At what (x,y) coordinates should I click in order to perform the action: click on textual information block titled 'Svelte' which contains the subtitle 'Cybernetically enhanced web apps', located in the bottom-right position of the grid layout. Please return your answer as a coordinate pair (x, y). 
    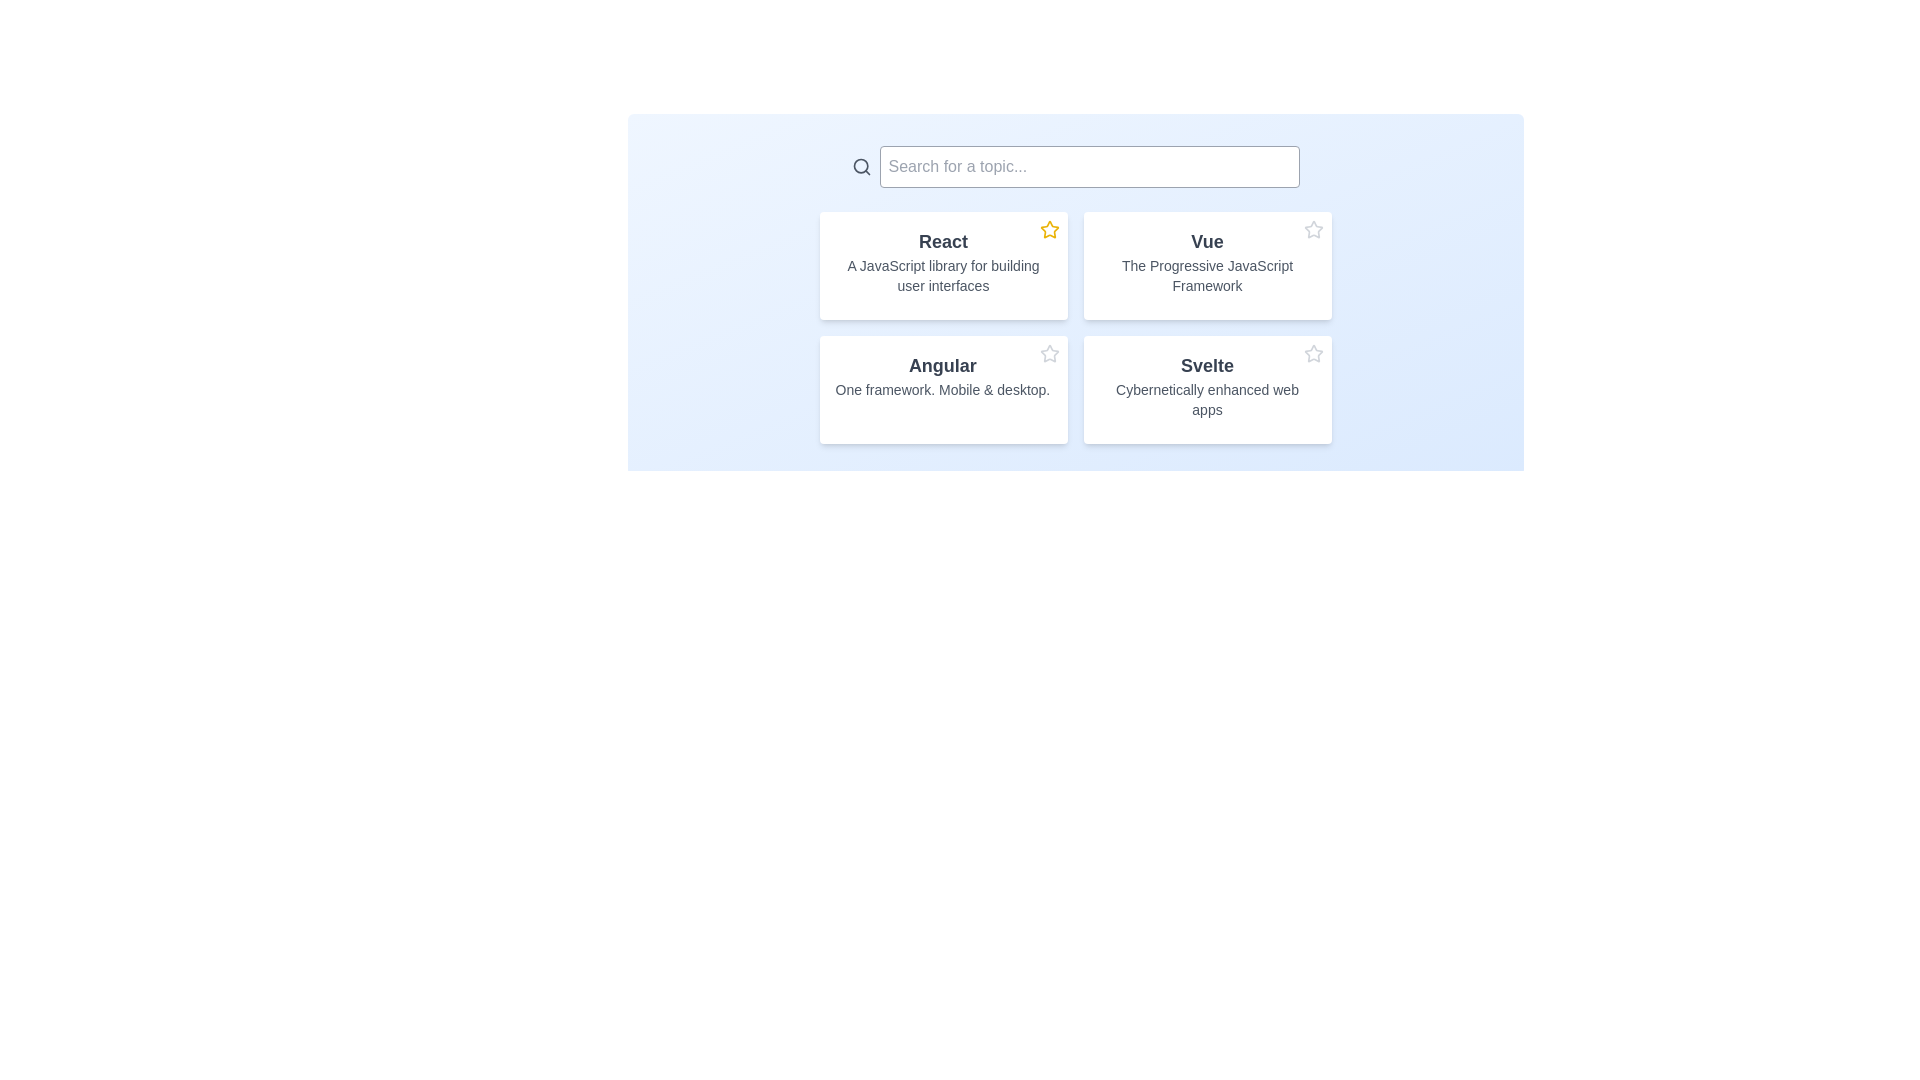
    Looking at the image, I should click on (1206, 385).